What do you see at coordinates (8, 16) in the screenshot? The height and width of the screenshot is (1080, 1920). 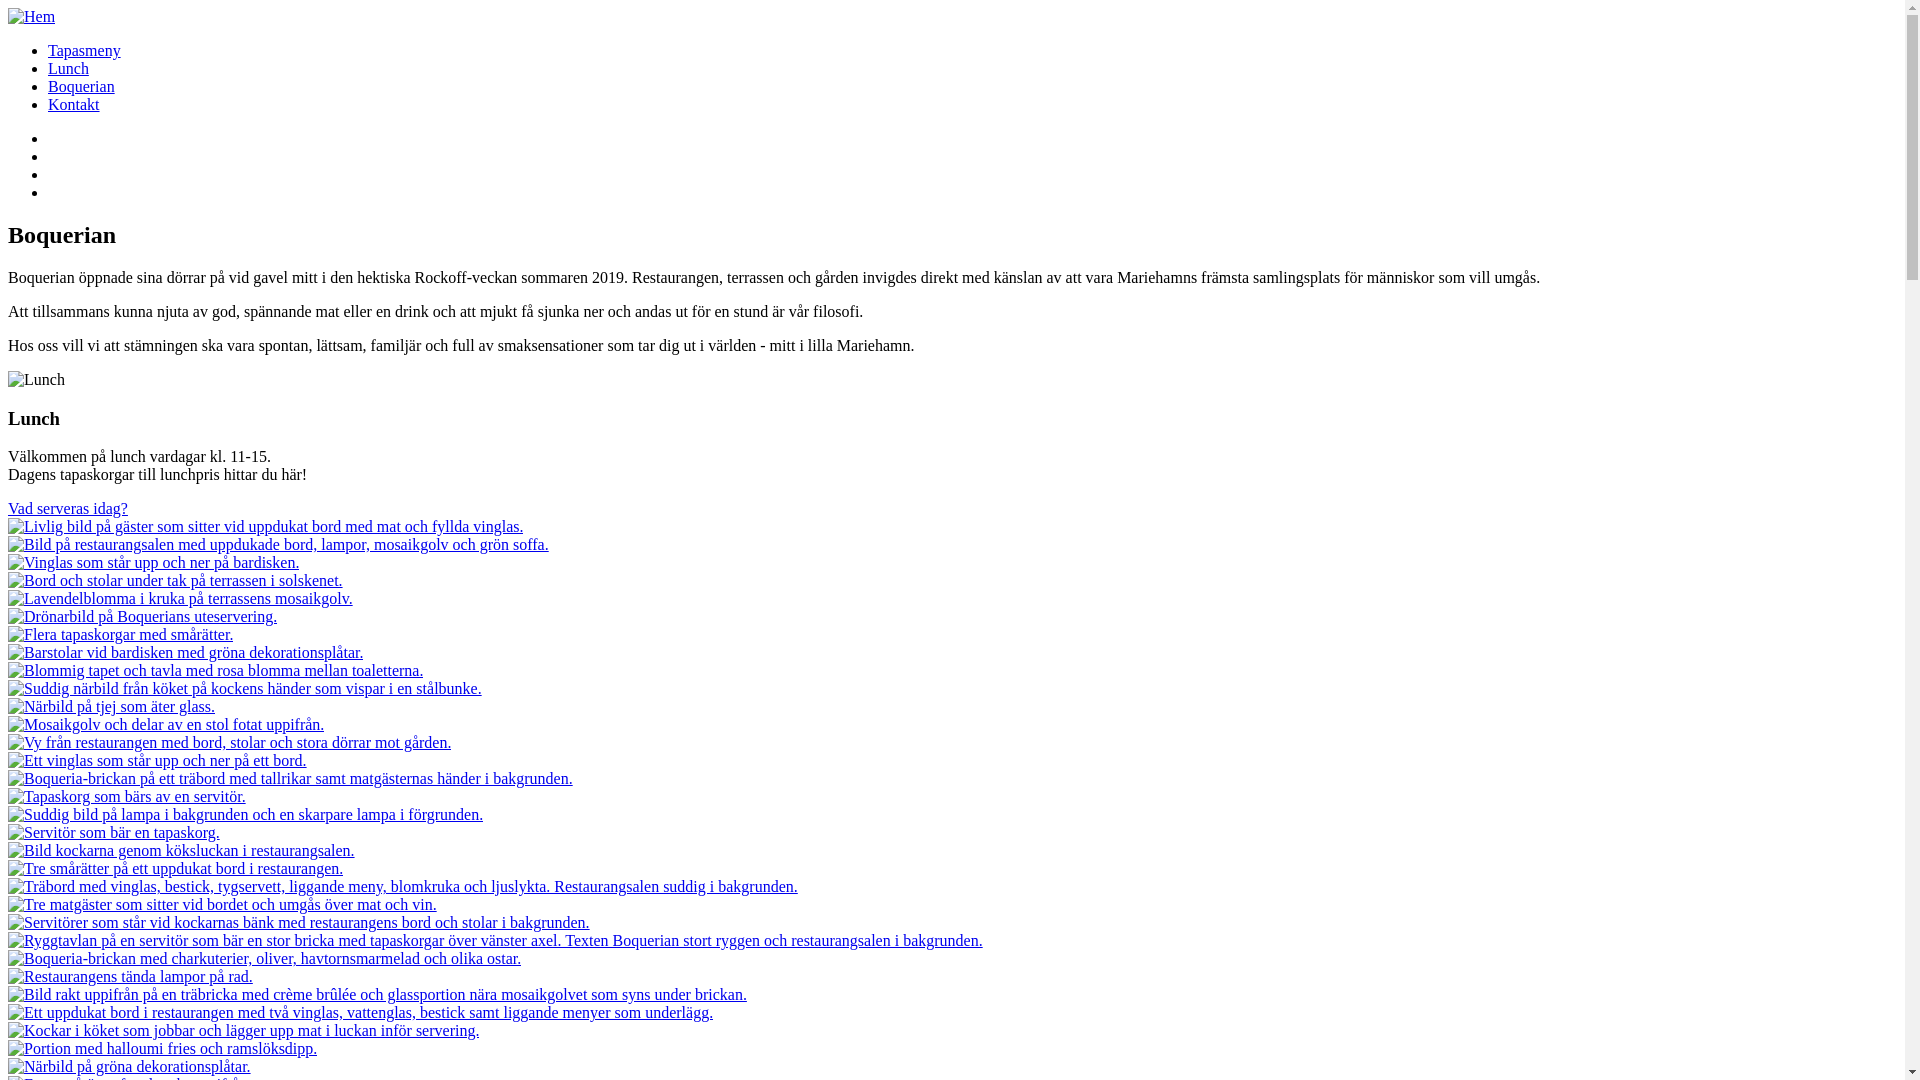 I see `'Hem'` at bounding box center [8, 16].